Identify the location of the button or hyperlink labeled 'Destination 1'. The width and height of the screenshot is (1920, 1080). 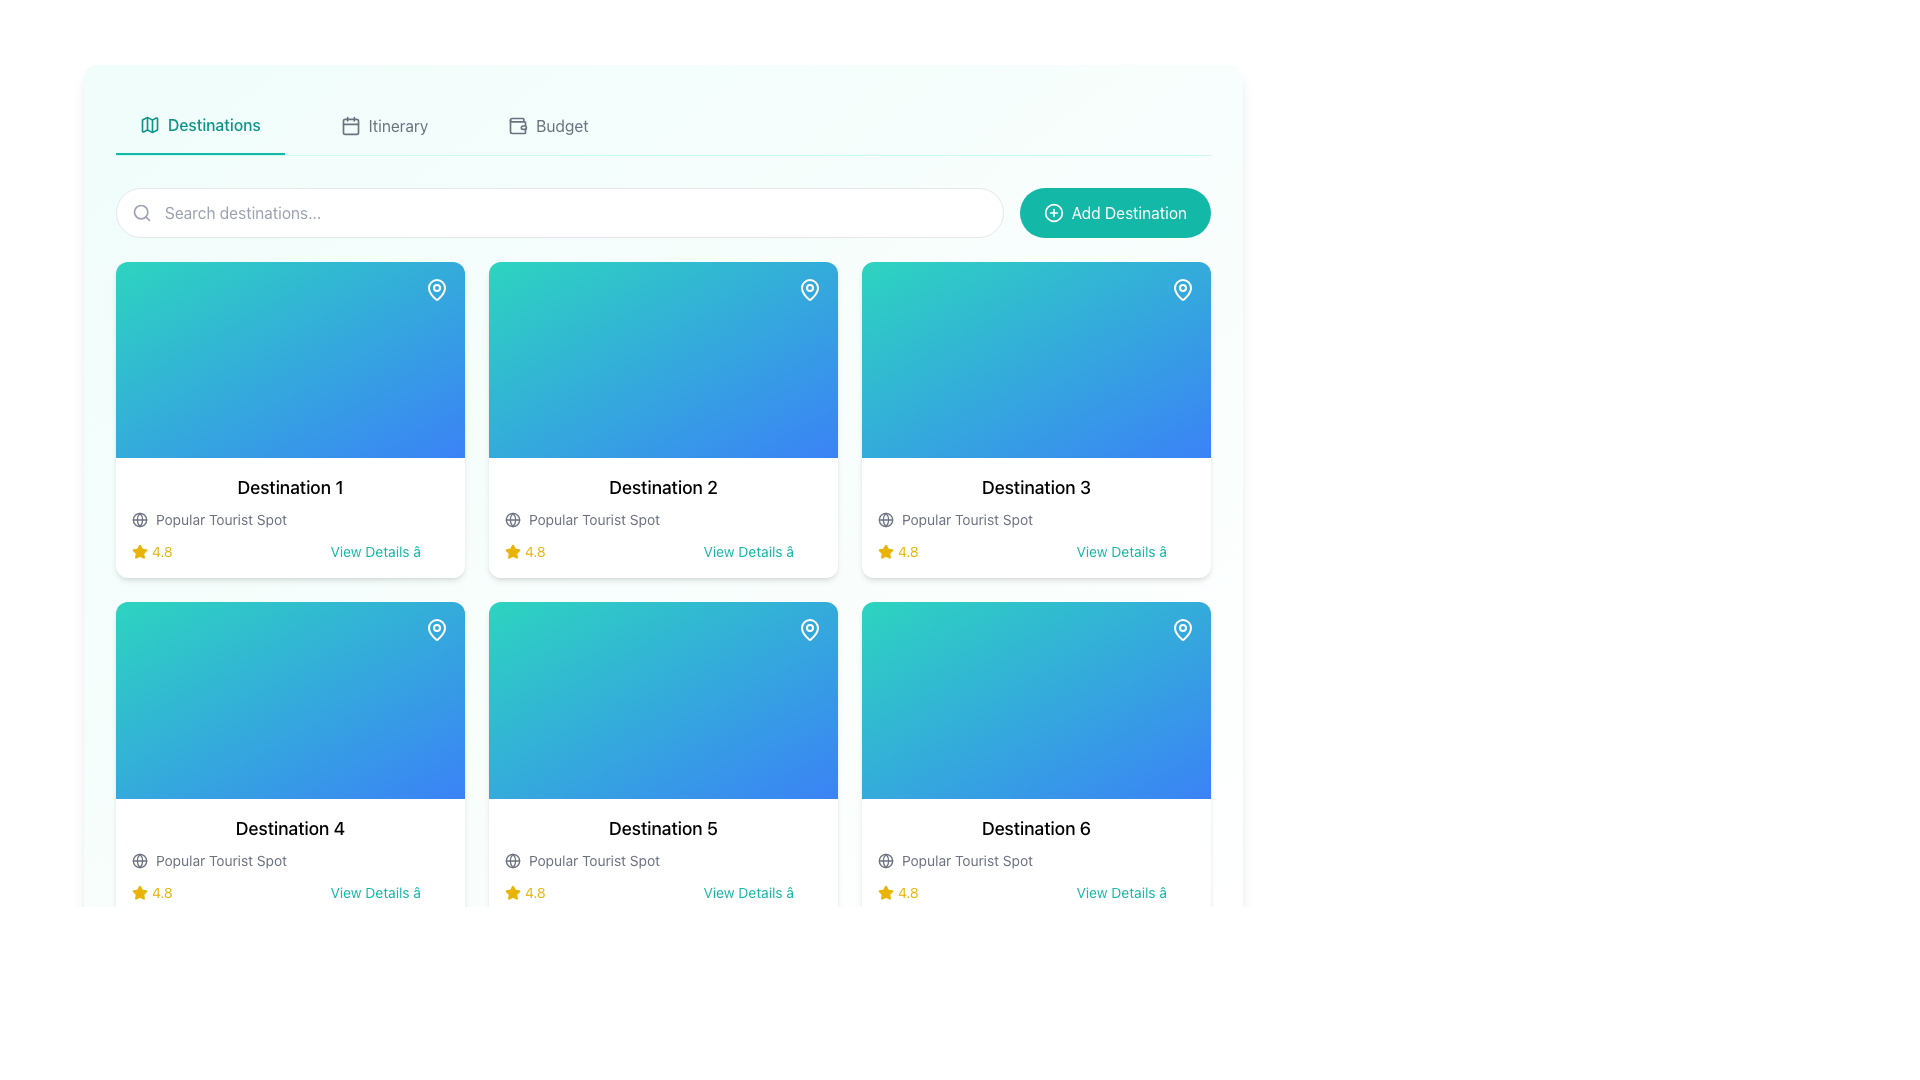
(389, 552).